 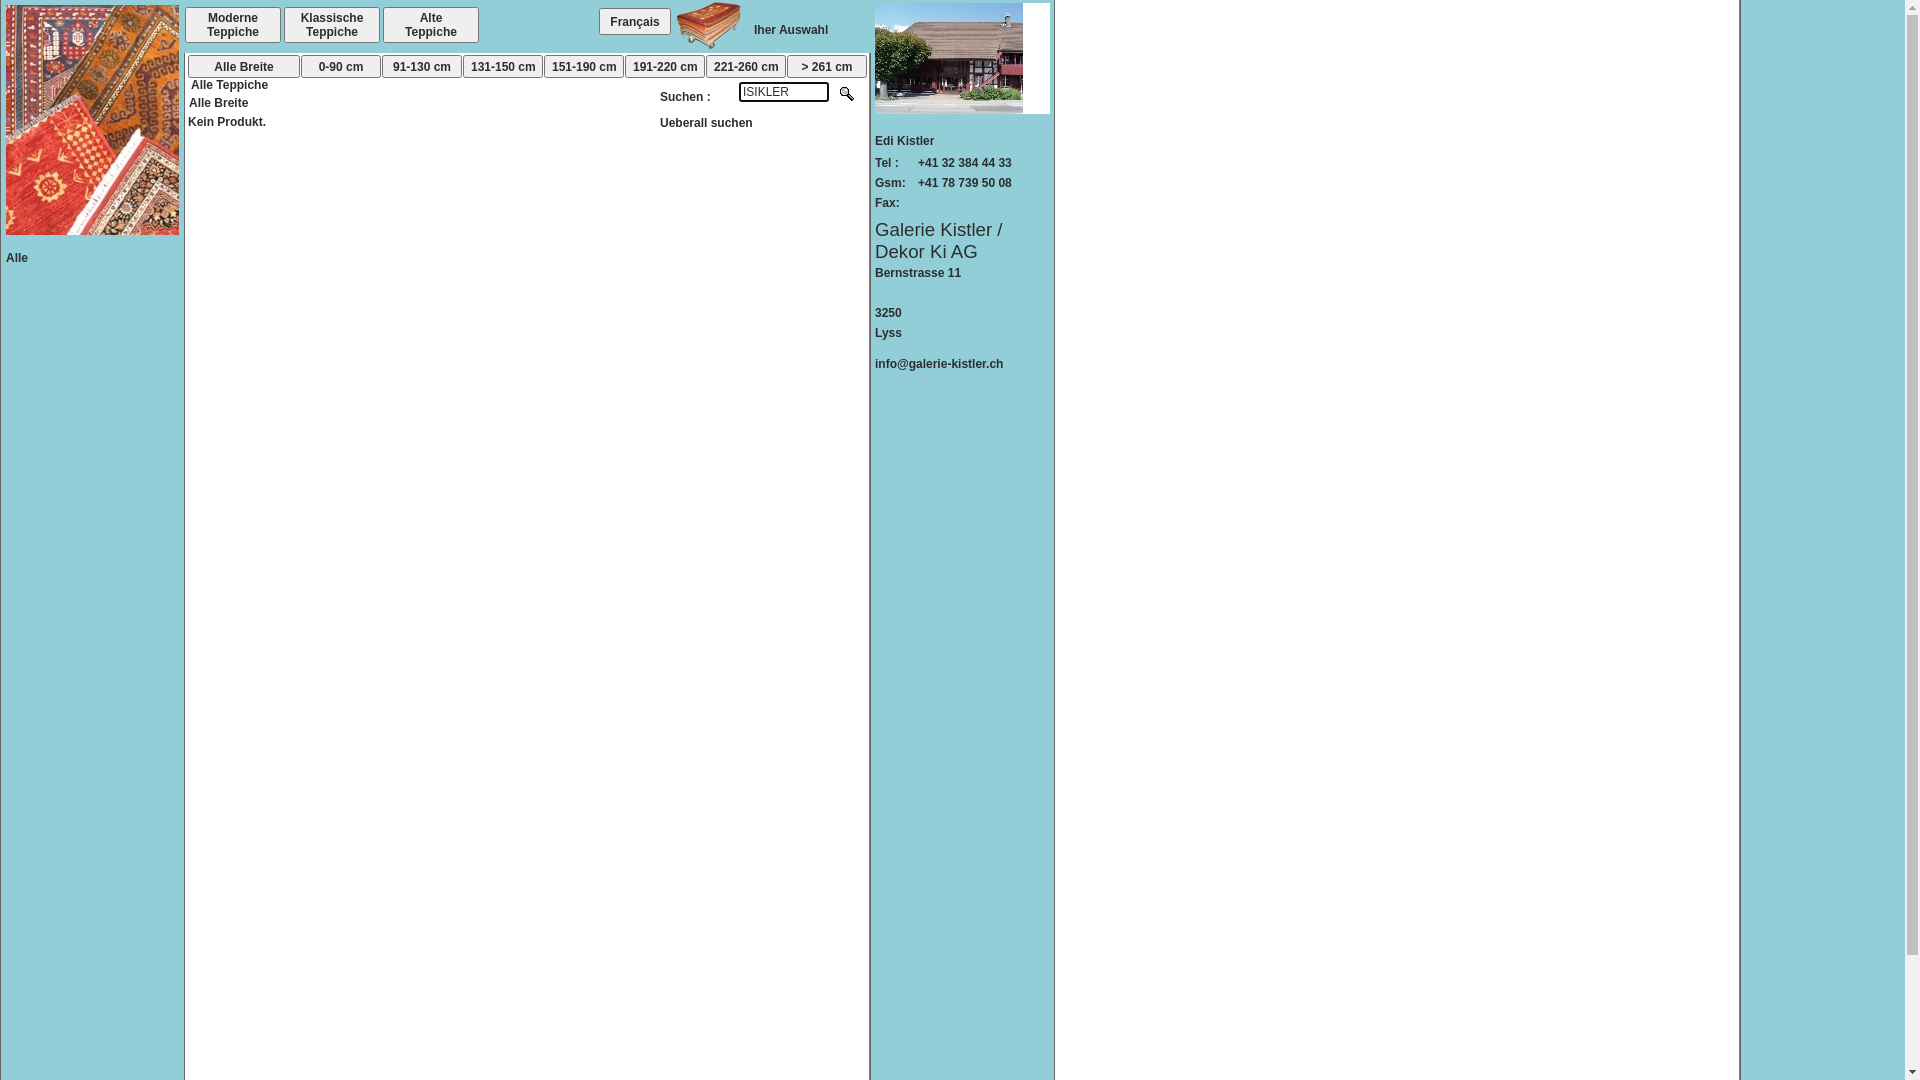 What do you see at coordinates (665, 65) in the screenshot?
I see `'191-220 cm'` at bounding box center [665, 65].